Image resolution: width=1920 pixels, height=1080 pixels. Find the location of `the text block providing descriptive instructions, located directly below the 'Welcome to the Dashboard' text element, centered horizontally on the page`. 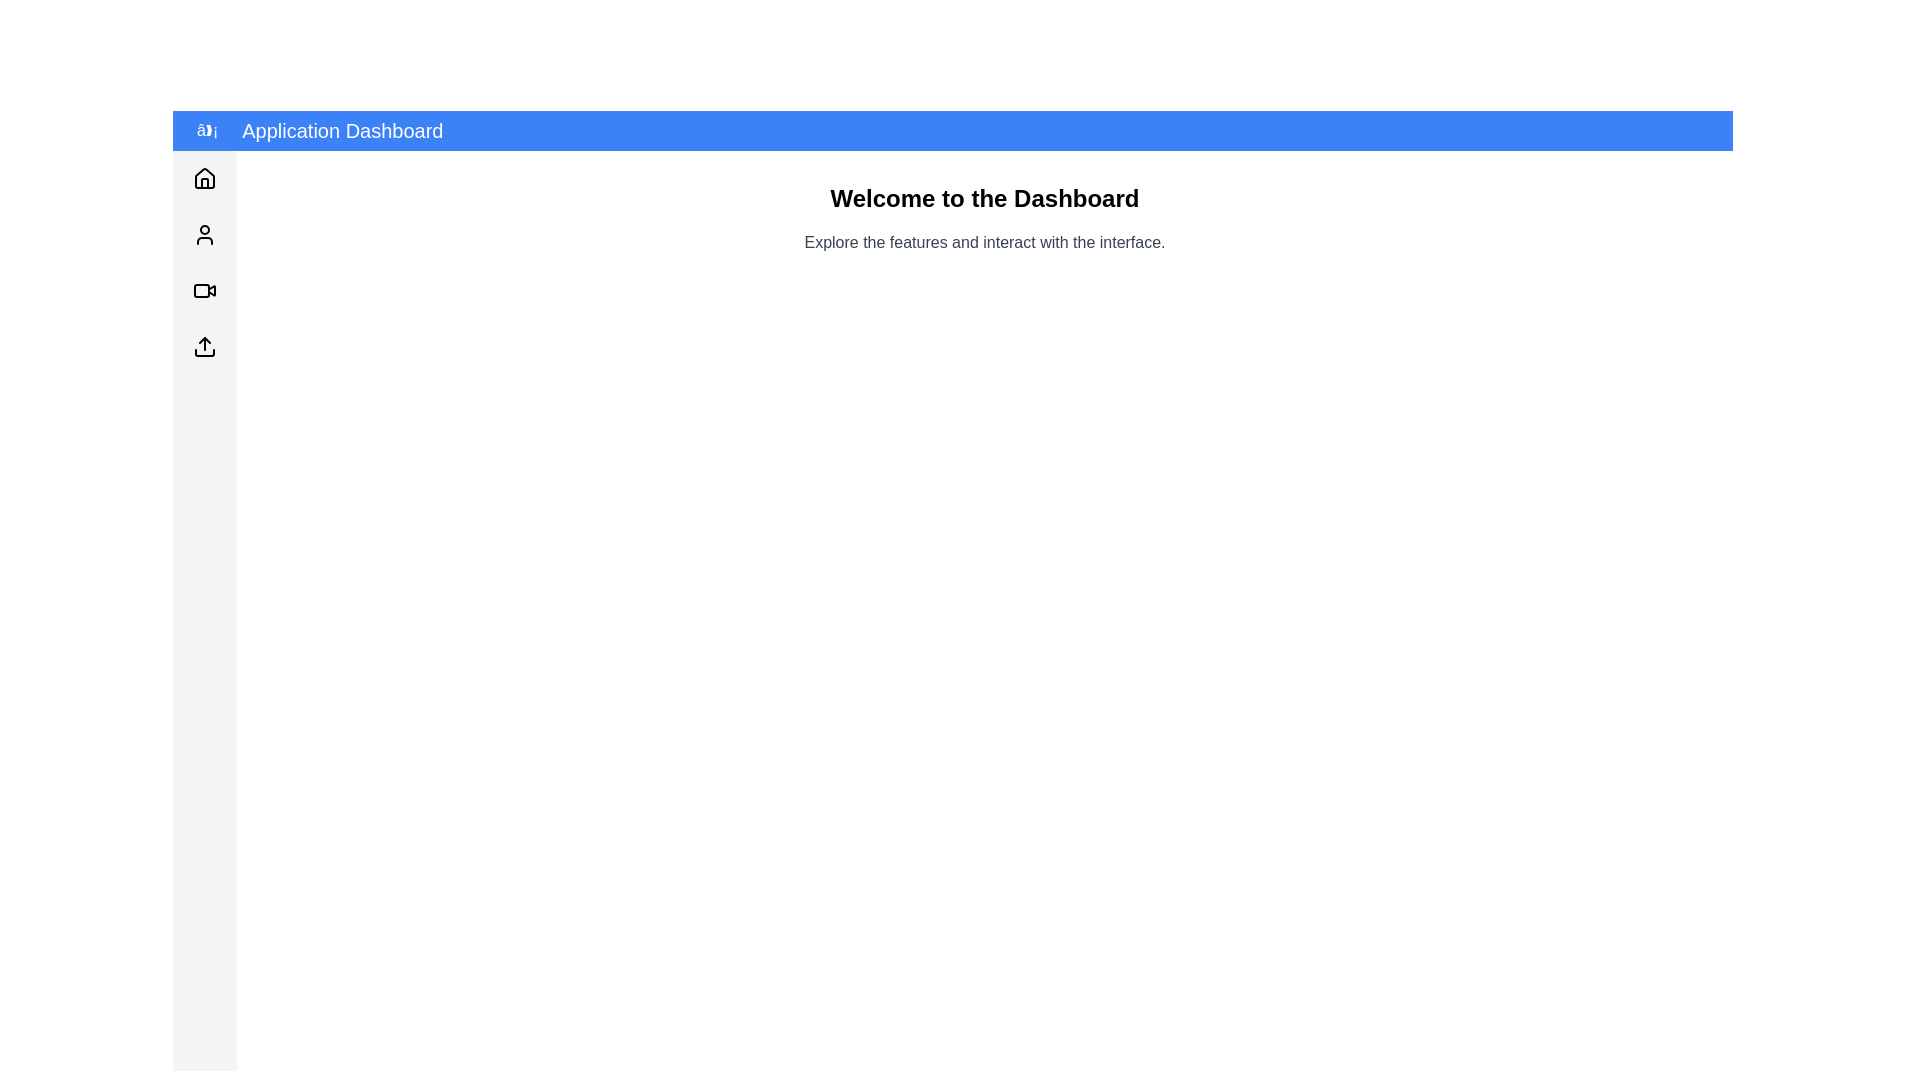

the text block providing descriptive instructions, located directly below the 'Welcome to the Dashboard' text element, centered horizontally on the page is located at coordinates (984, 242).